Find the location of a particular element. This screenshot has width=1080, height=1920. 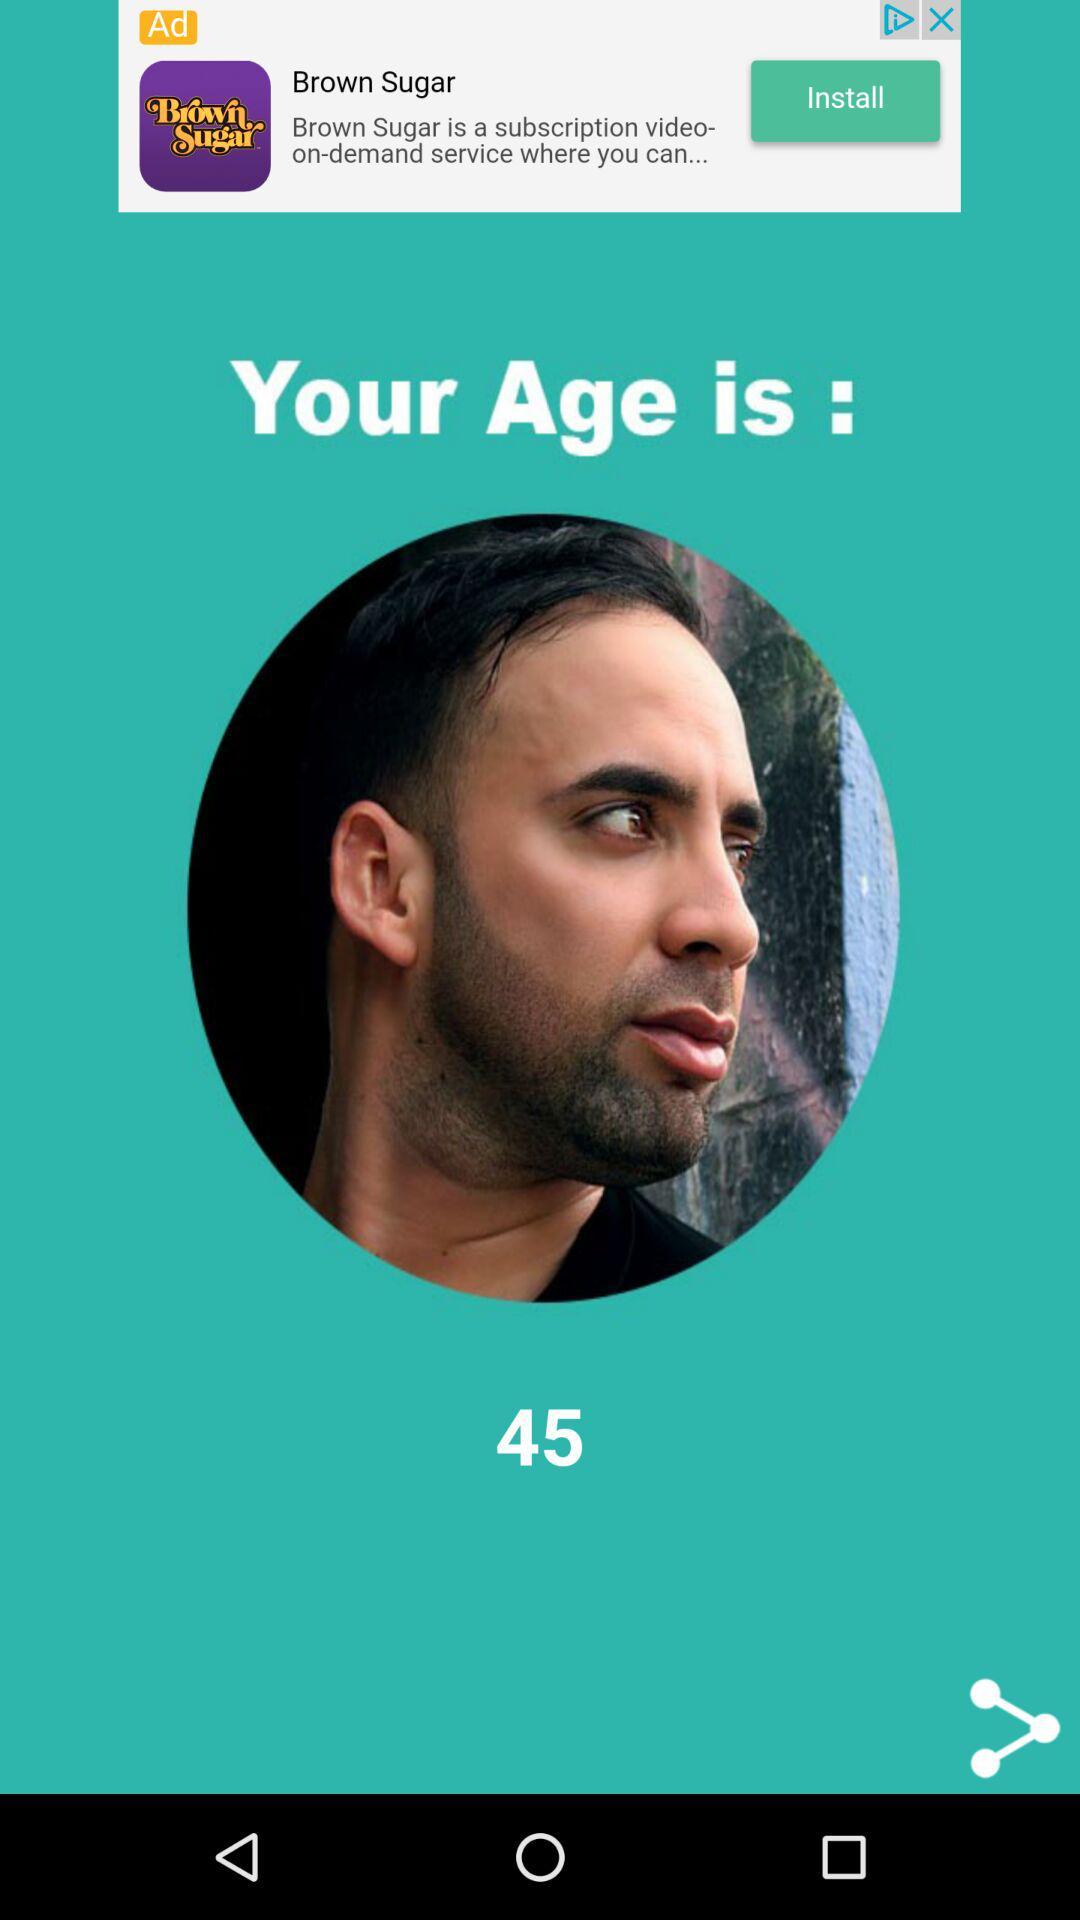

sharing options is located at coordinates (1014, 1727).